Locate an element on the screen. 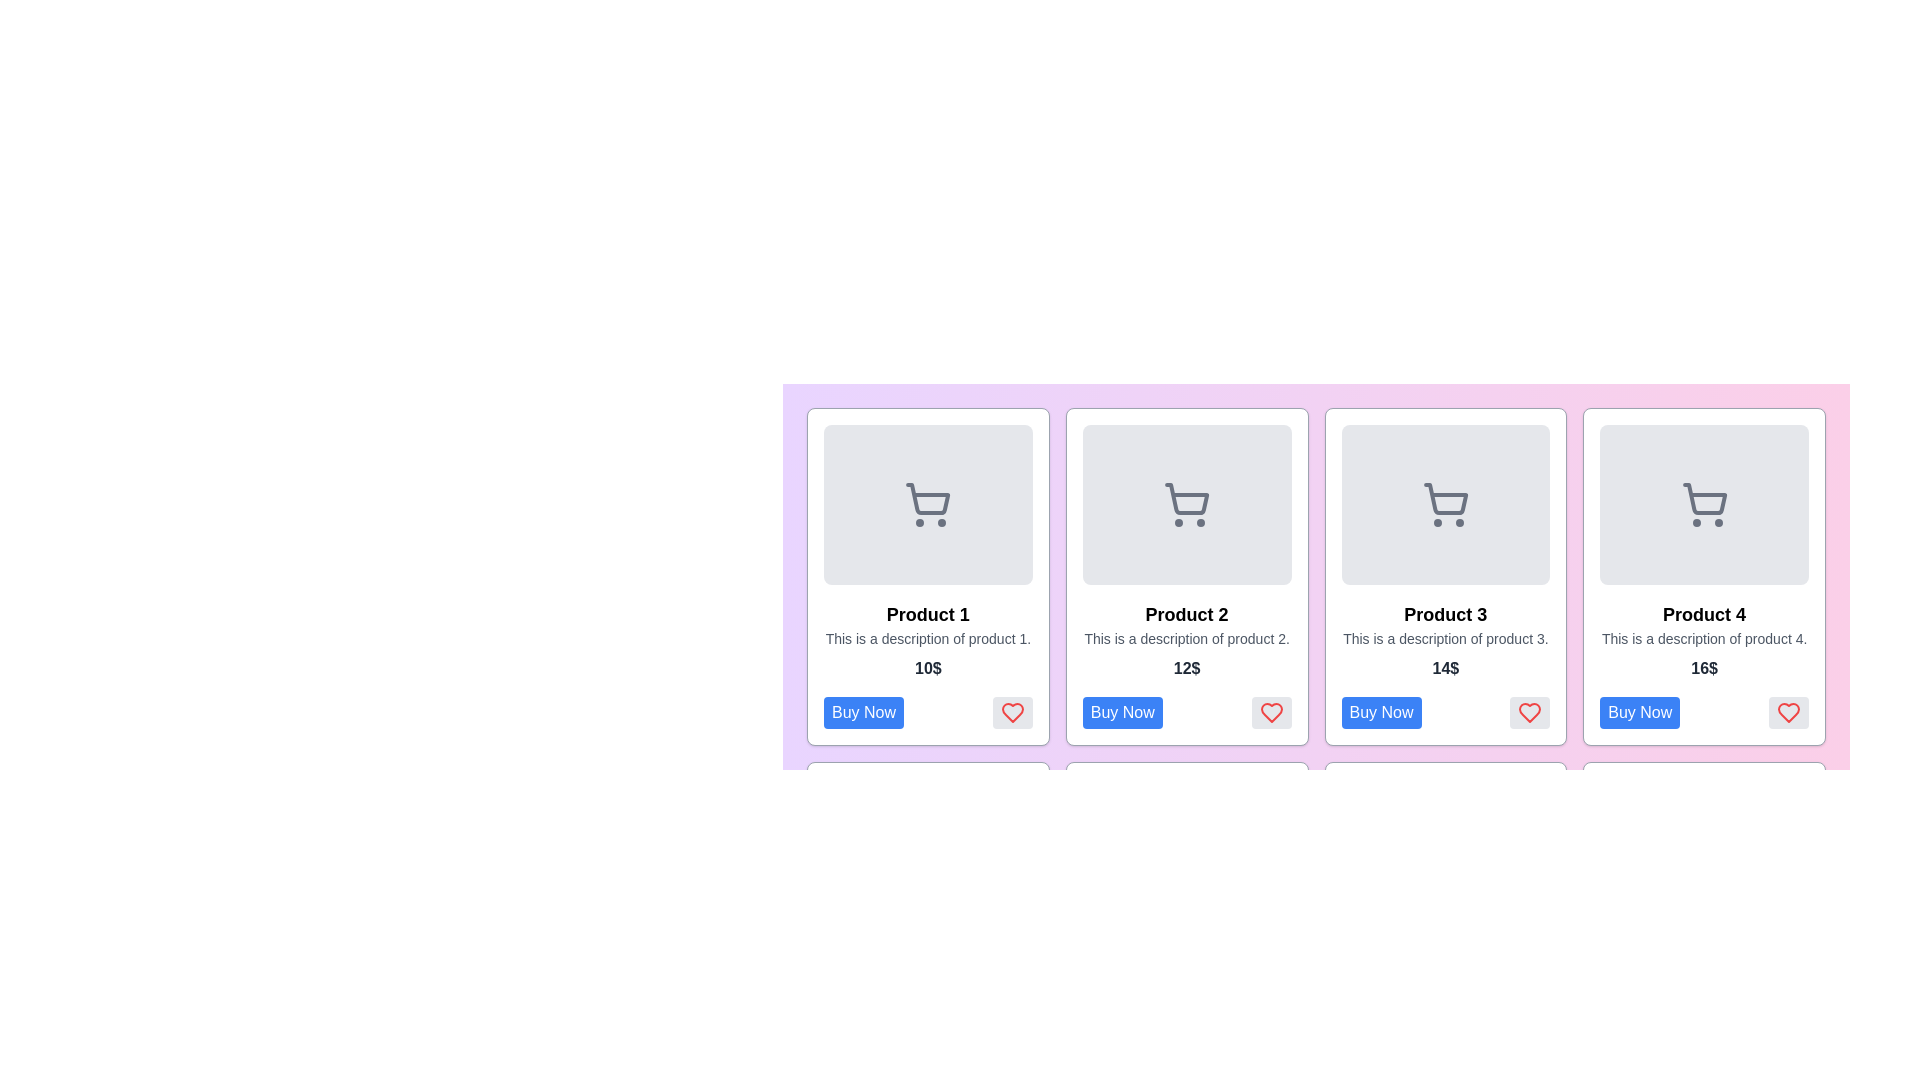 Image resolution: width=1920 pixels, height=1080 pixels. the second text label in the card for 'Product 1', which provides a description of the product is located at coordinates (927, 639).